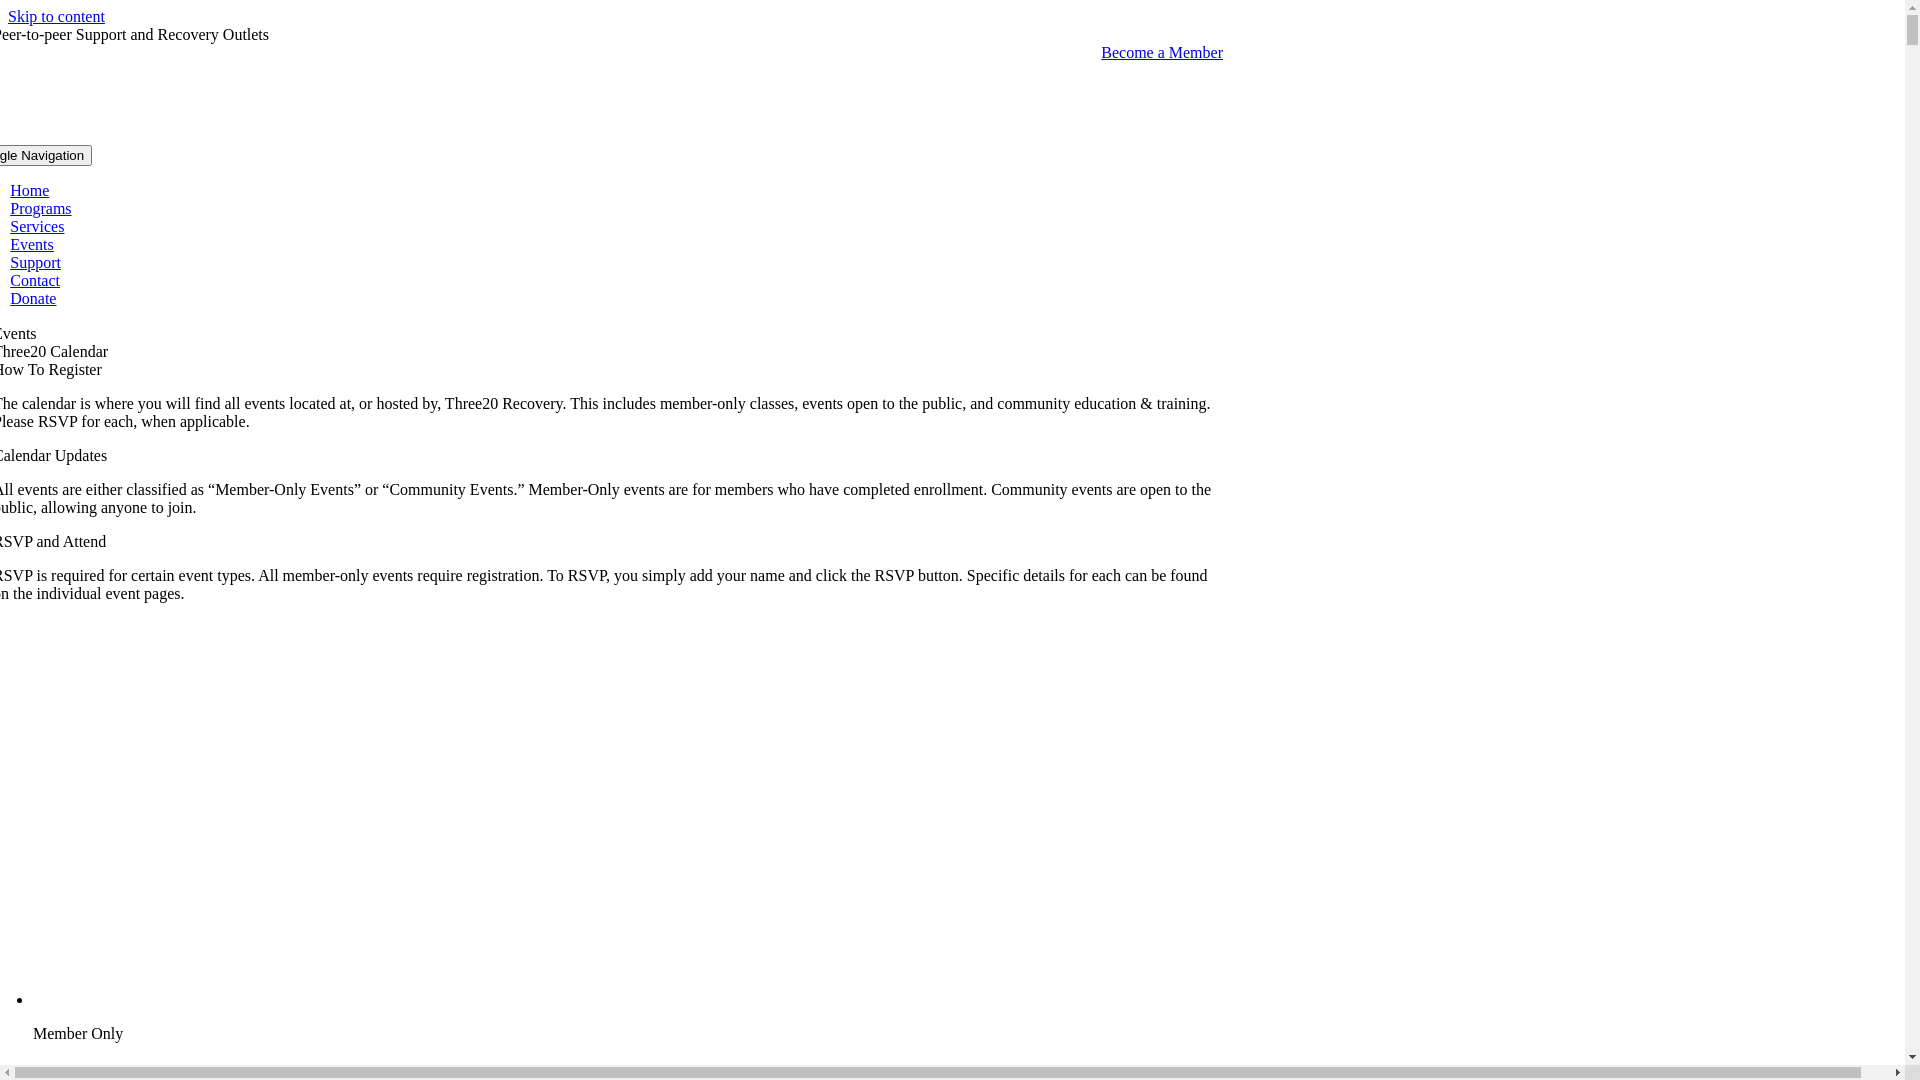 This screenshot has width=1920, height=1080. I want to click on 'Skip to content', so click(8, 16).